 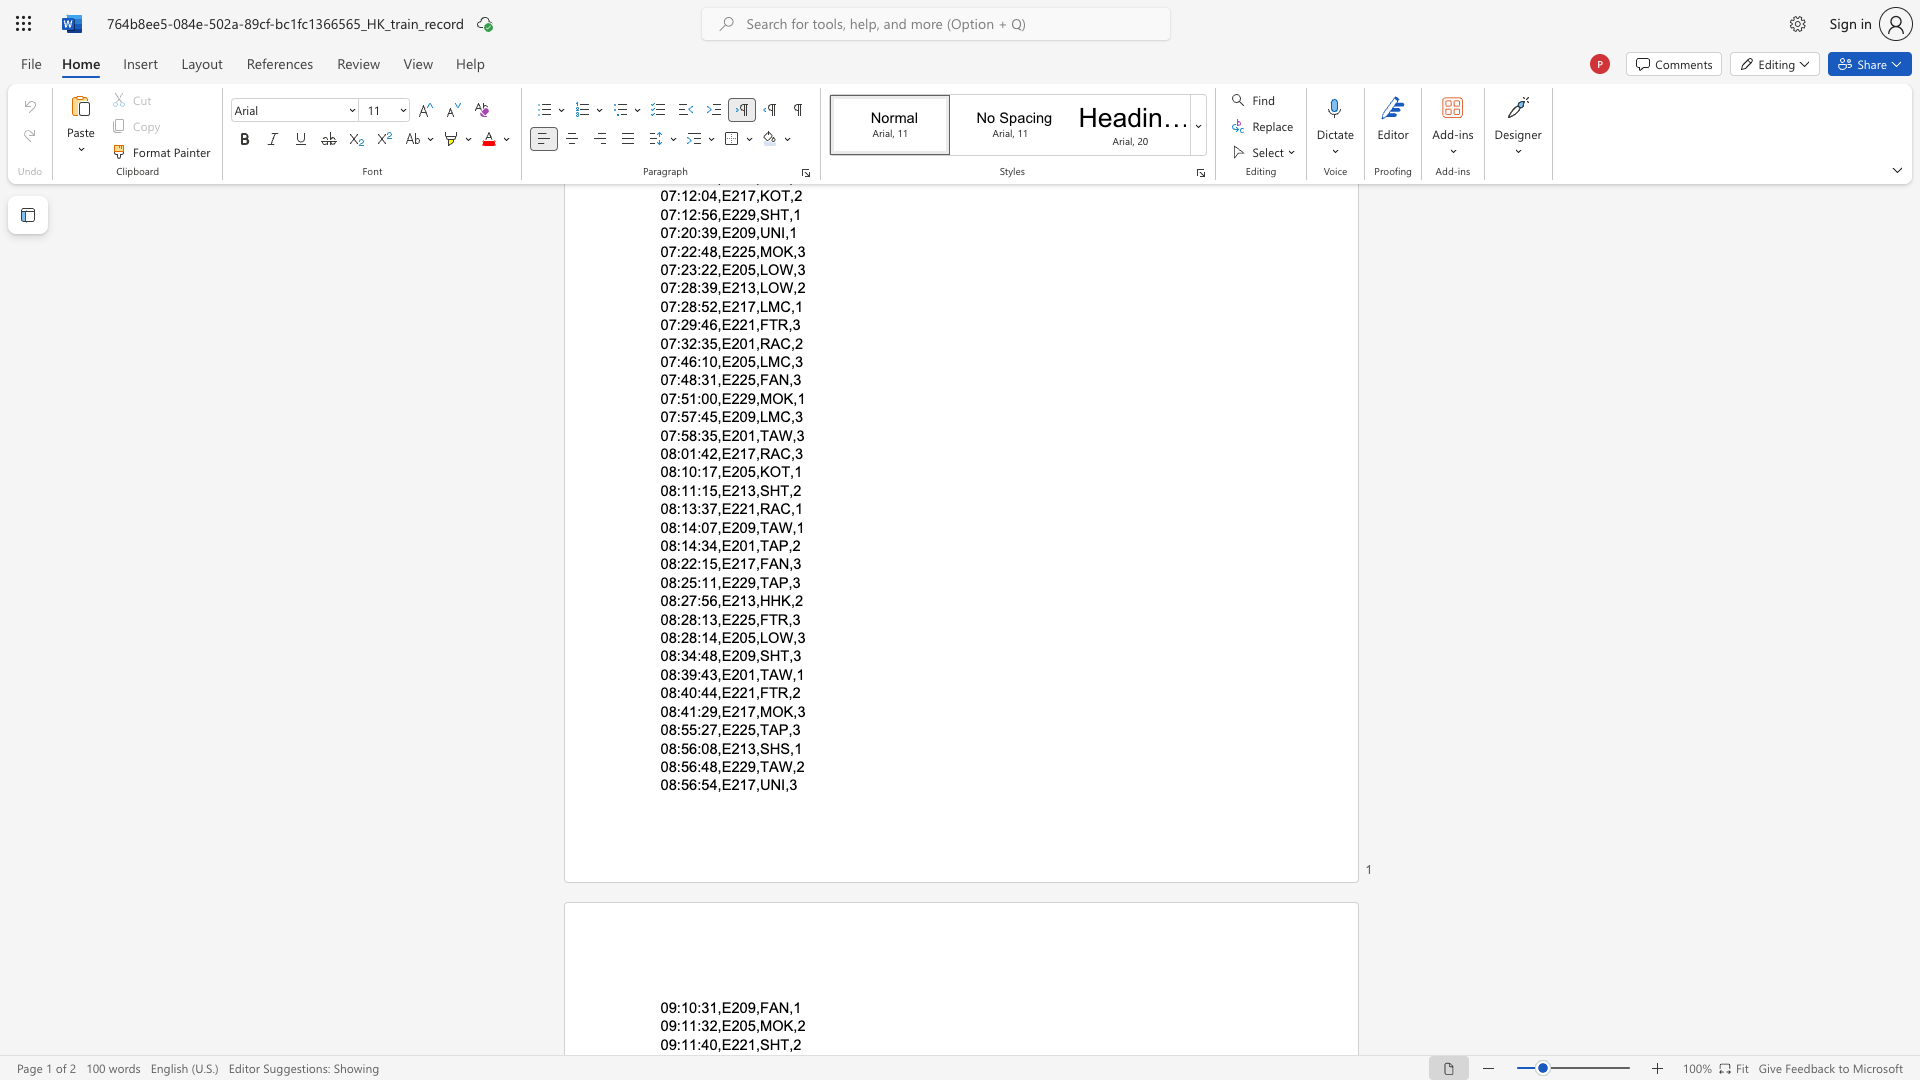 What do you see at coordinates (717, 784) in the screenshot?
I see `the subset text ",E21" within the text "08:56:54,E217,UNI,3"` at bounding box center [717, 784].